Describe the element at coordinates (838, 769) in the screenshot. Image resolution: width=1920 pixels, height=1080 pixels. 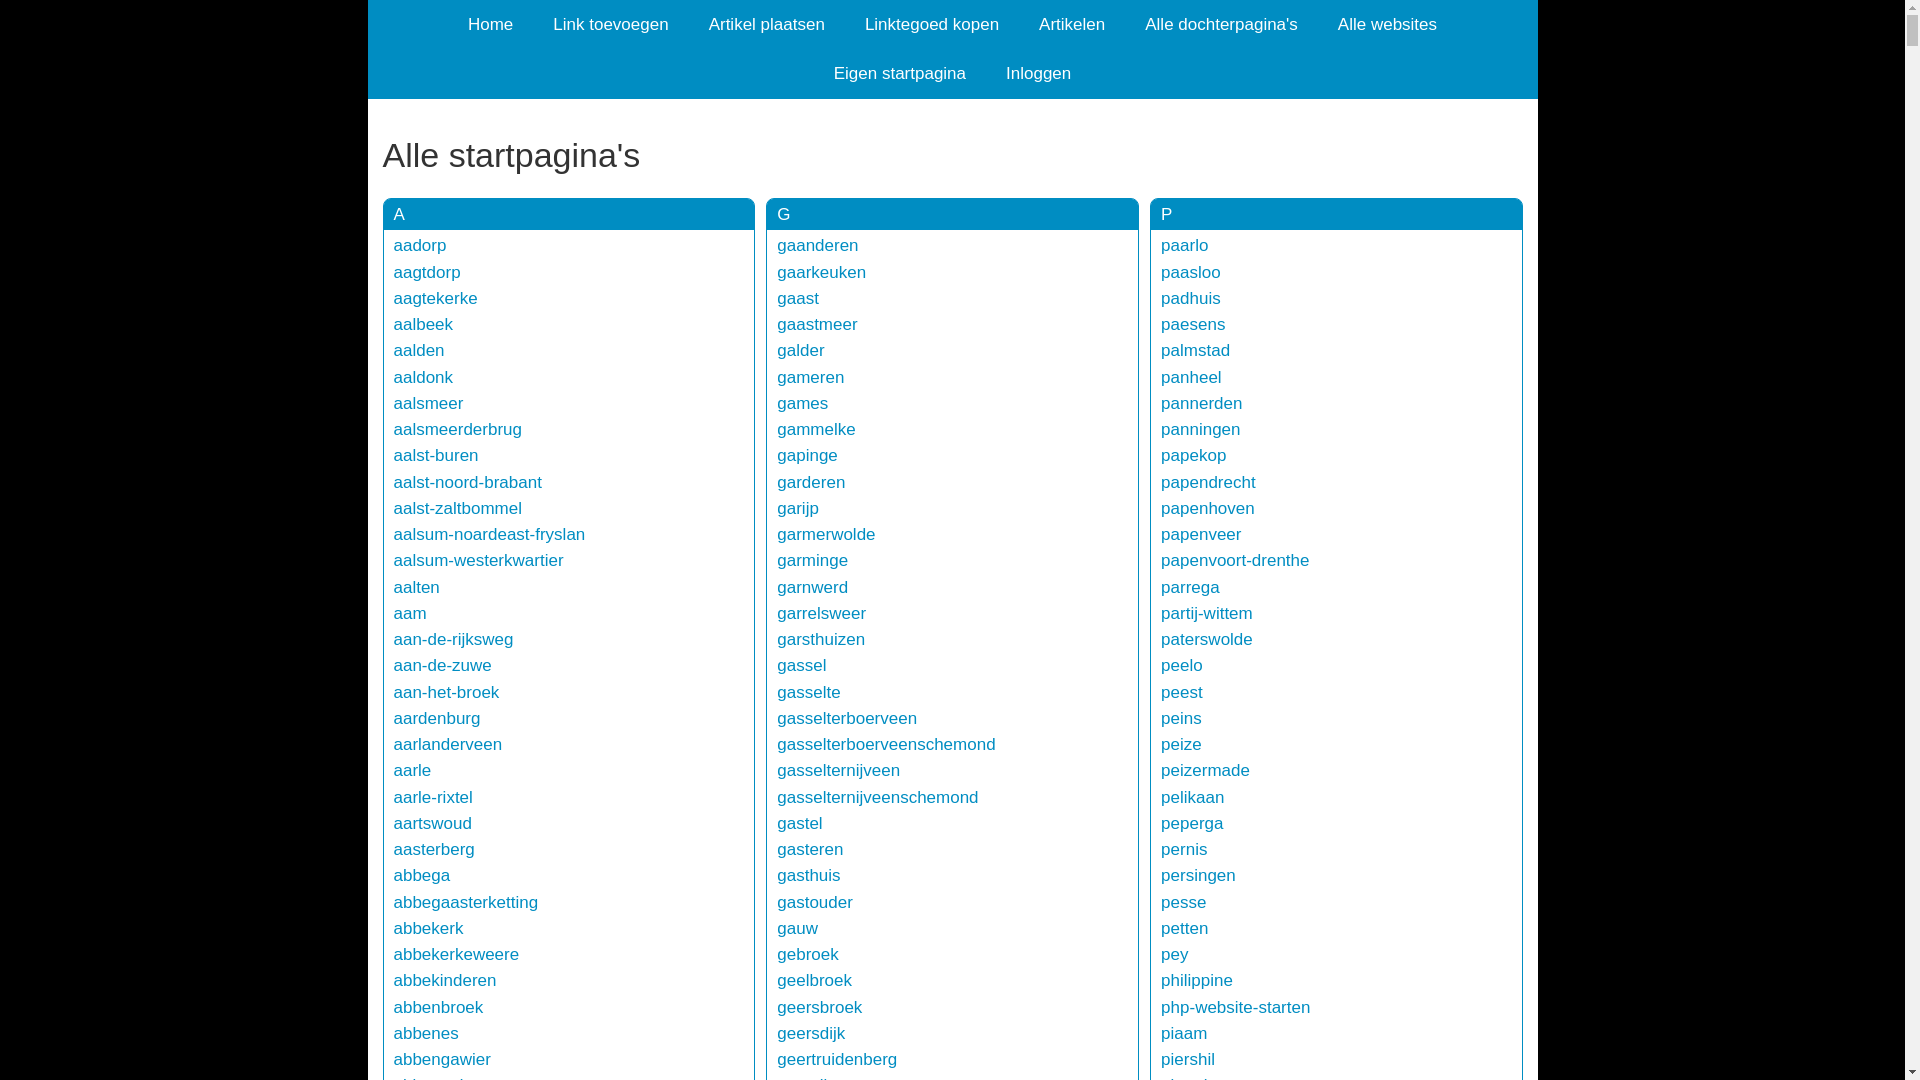
I see `'gasselternijveen'` at that location.